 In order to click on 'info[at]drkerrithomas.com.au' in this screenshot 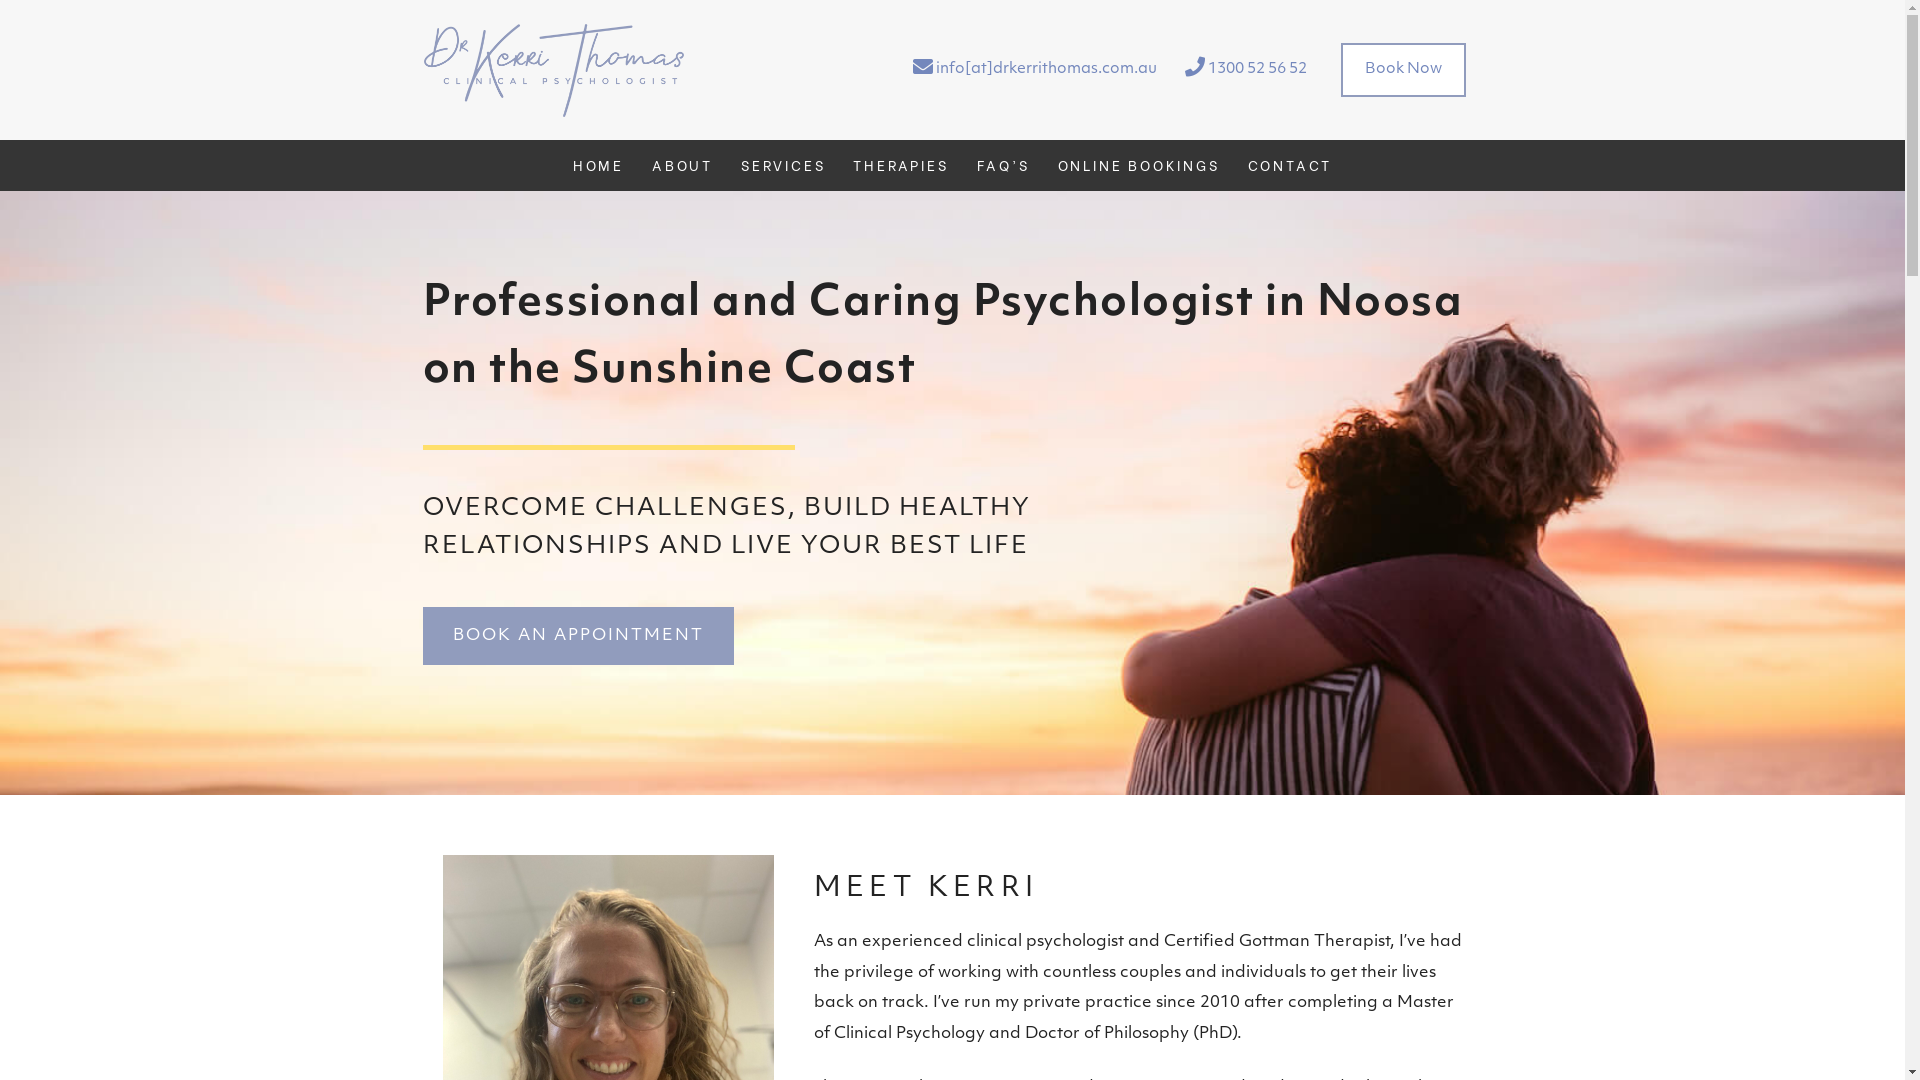, I will do `click(1033, 69)`.